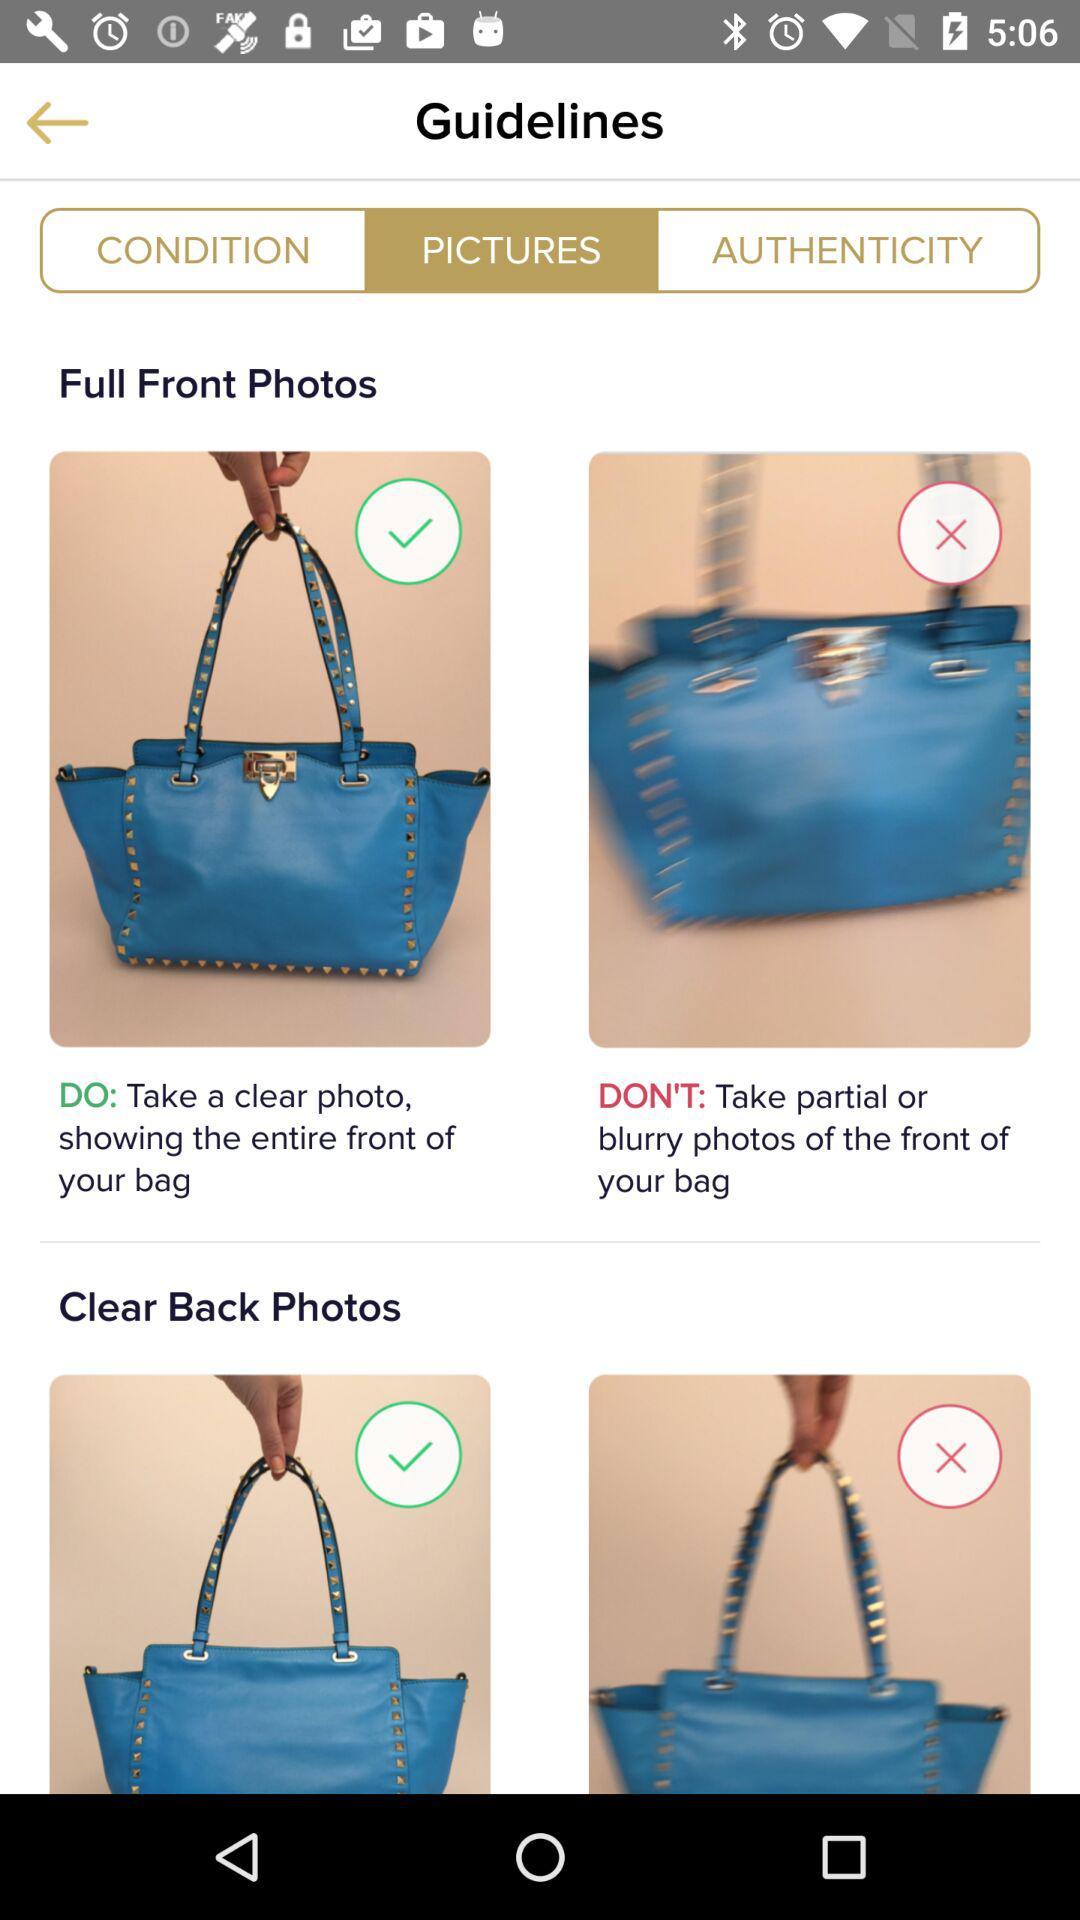 This screenshot has width=1080, height=1920. Describe the element at coordinates (510, 249) in the screenshot. I see `the item to the right of condition` at that location.